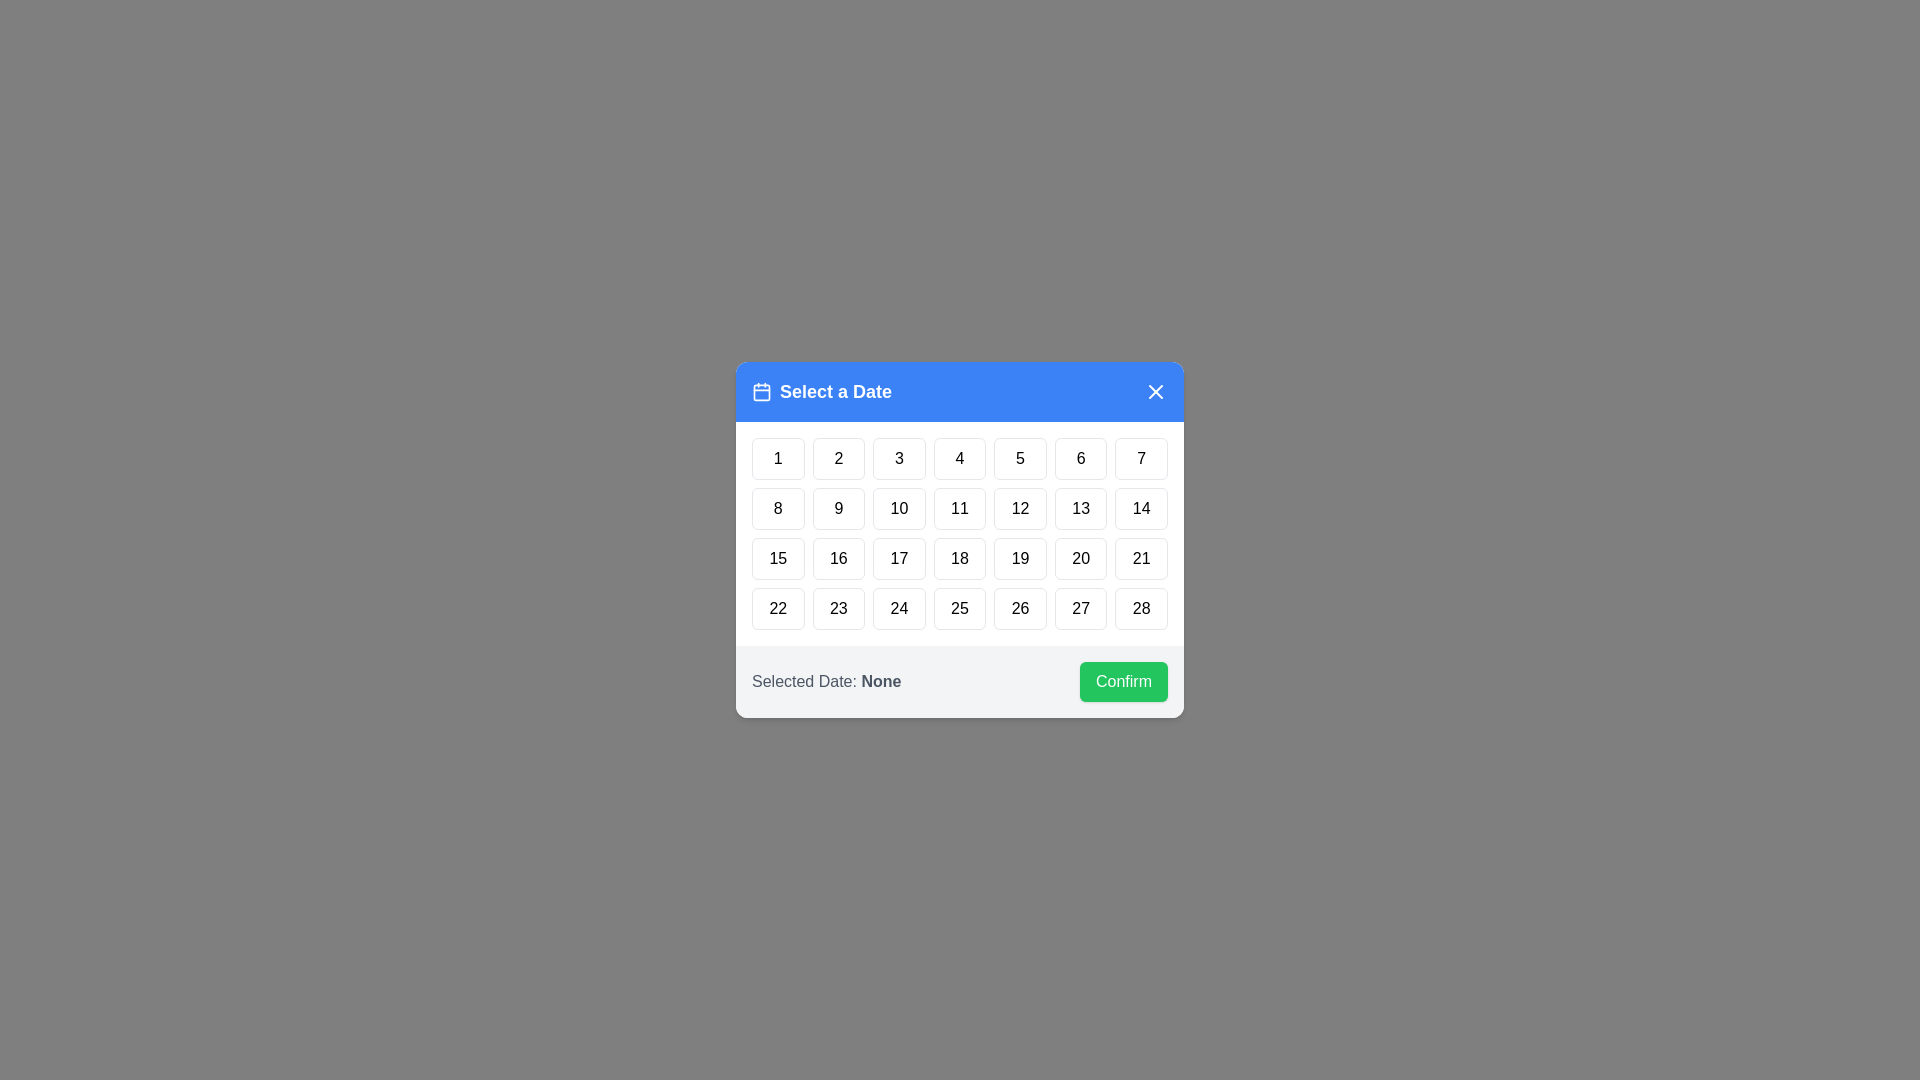  I want to click on the day button labeled 14 to highlight it, so click(1142, 508).